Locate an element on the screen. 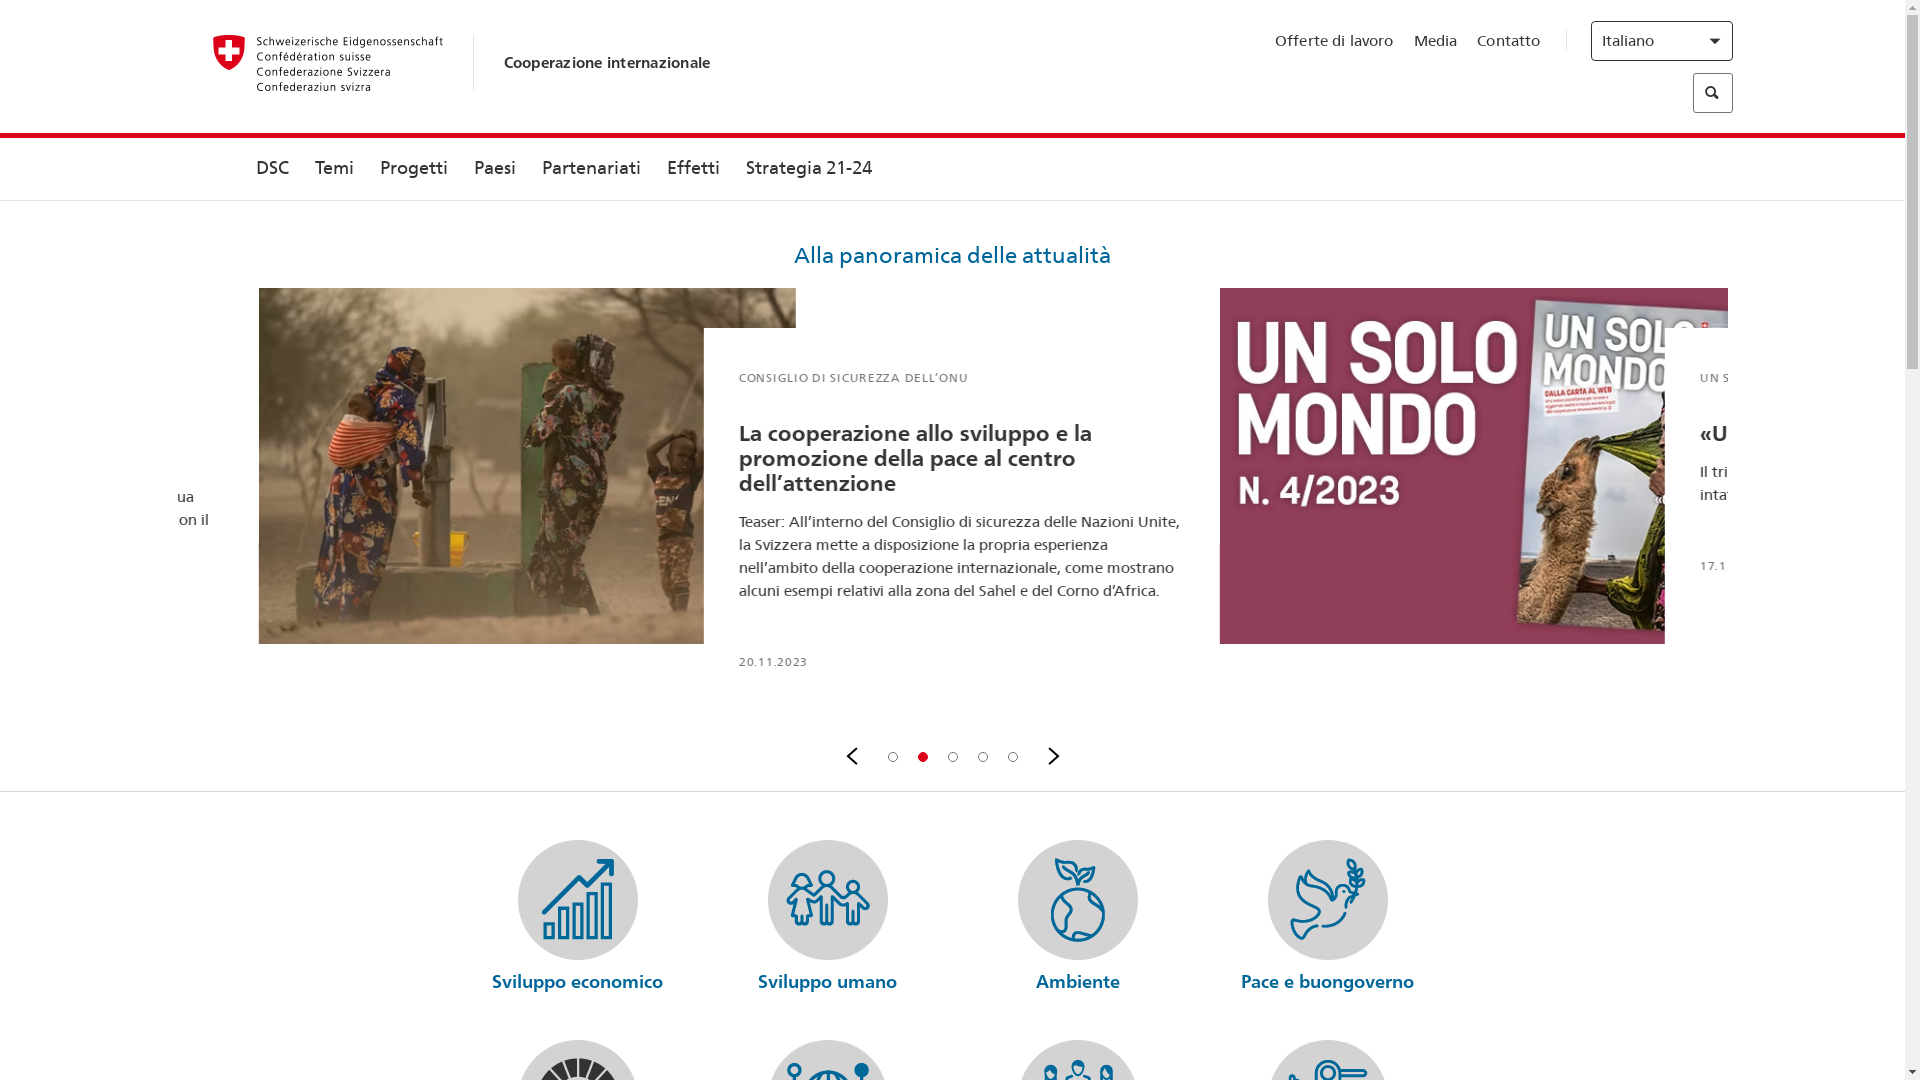 The image size is (1920, 1080). 'DSC' is located at coordinates (270, 168).